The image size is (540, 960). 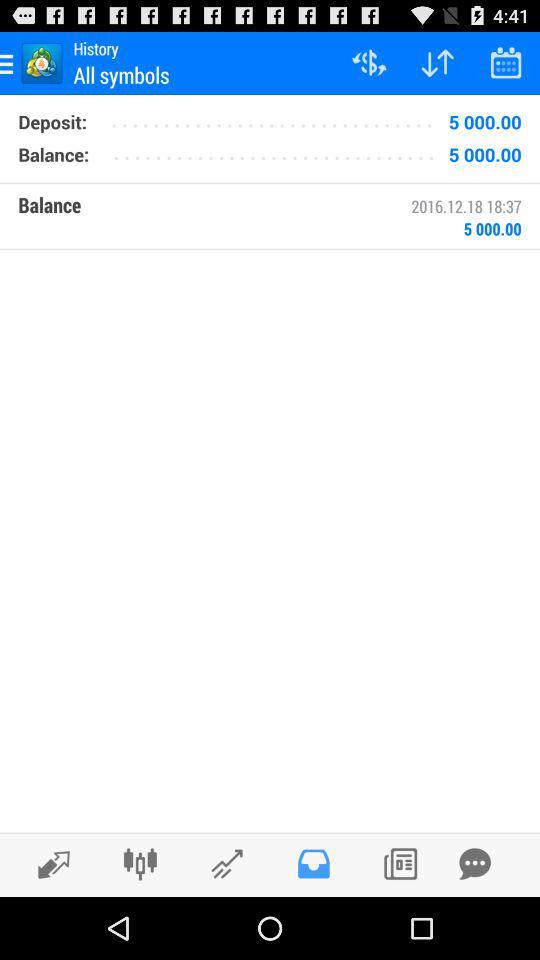 I want to click on inbox, so click(x=313, y=863).